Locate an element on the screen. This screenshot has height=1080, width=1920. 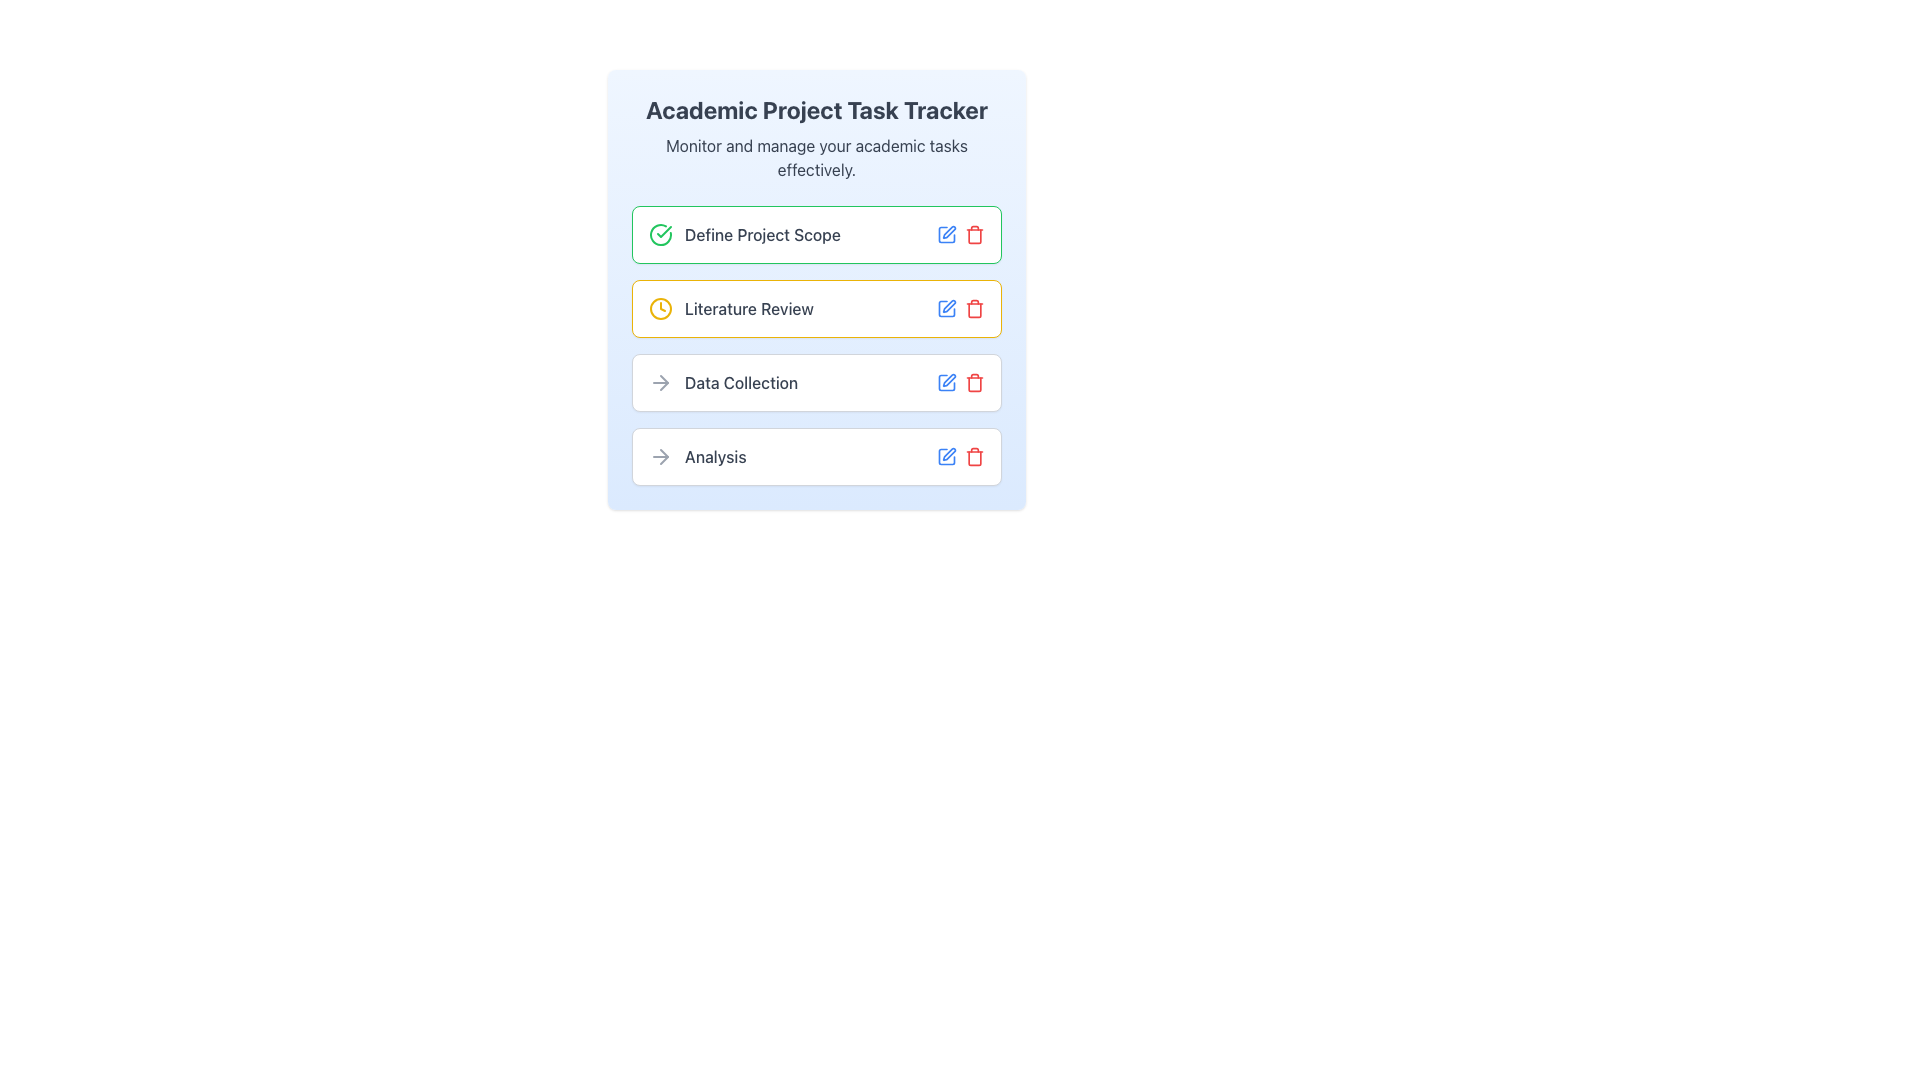
the completion status icon for the task 'Define Project Scope', which indicates that the task is marked as completed is located at coordinates (661, 234).